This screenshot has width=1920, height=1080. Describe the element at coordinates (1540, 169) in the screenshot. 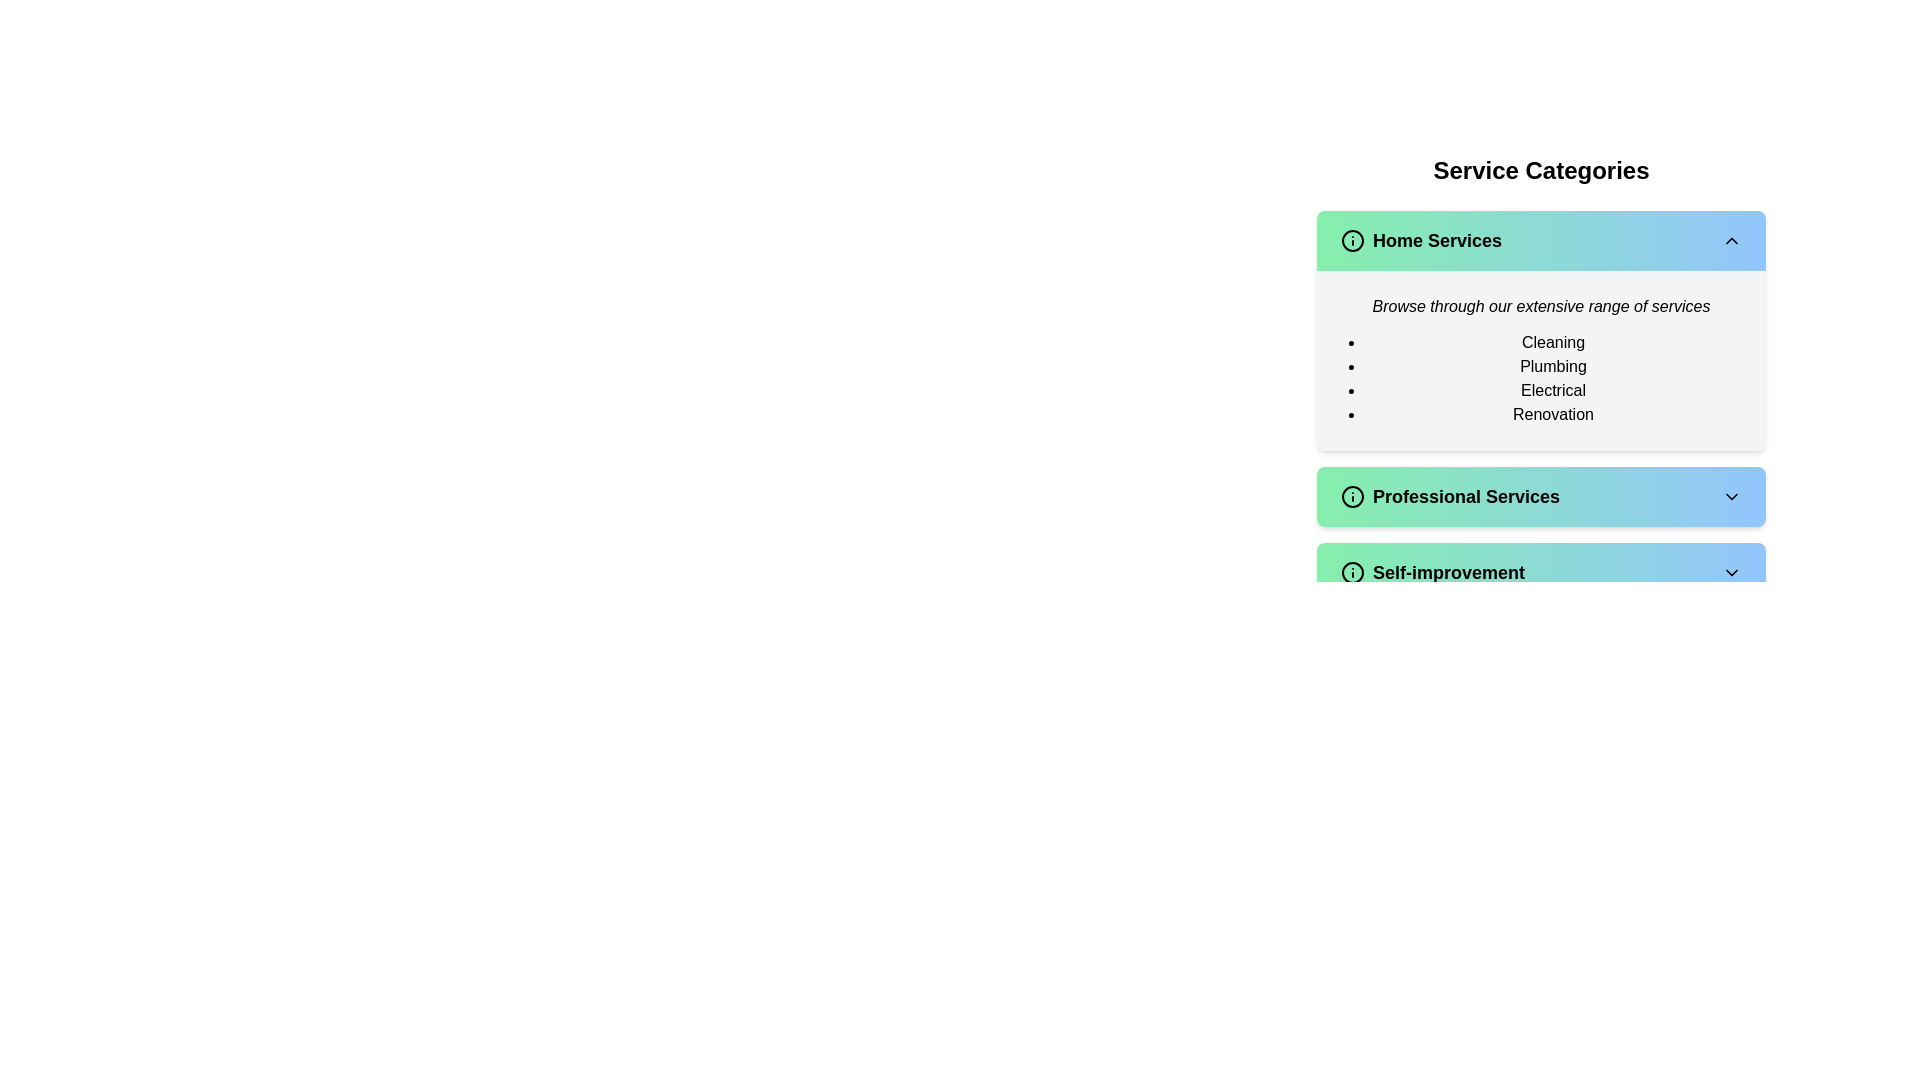

I see `static heading or title text content located at the center of the bounding box, which is positioned above the 'Home Services', 'Professional Services', and 'Self-improvement' sections` at that location.